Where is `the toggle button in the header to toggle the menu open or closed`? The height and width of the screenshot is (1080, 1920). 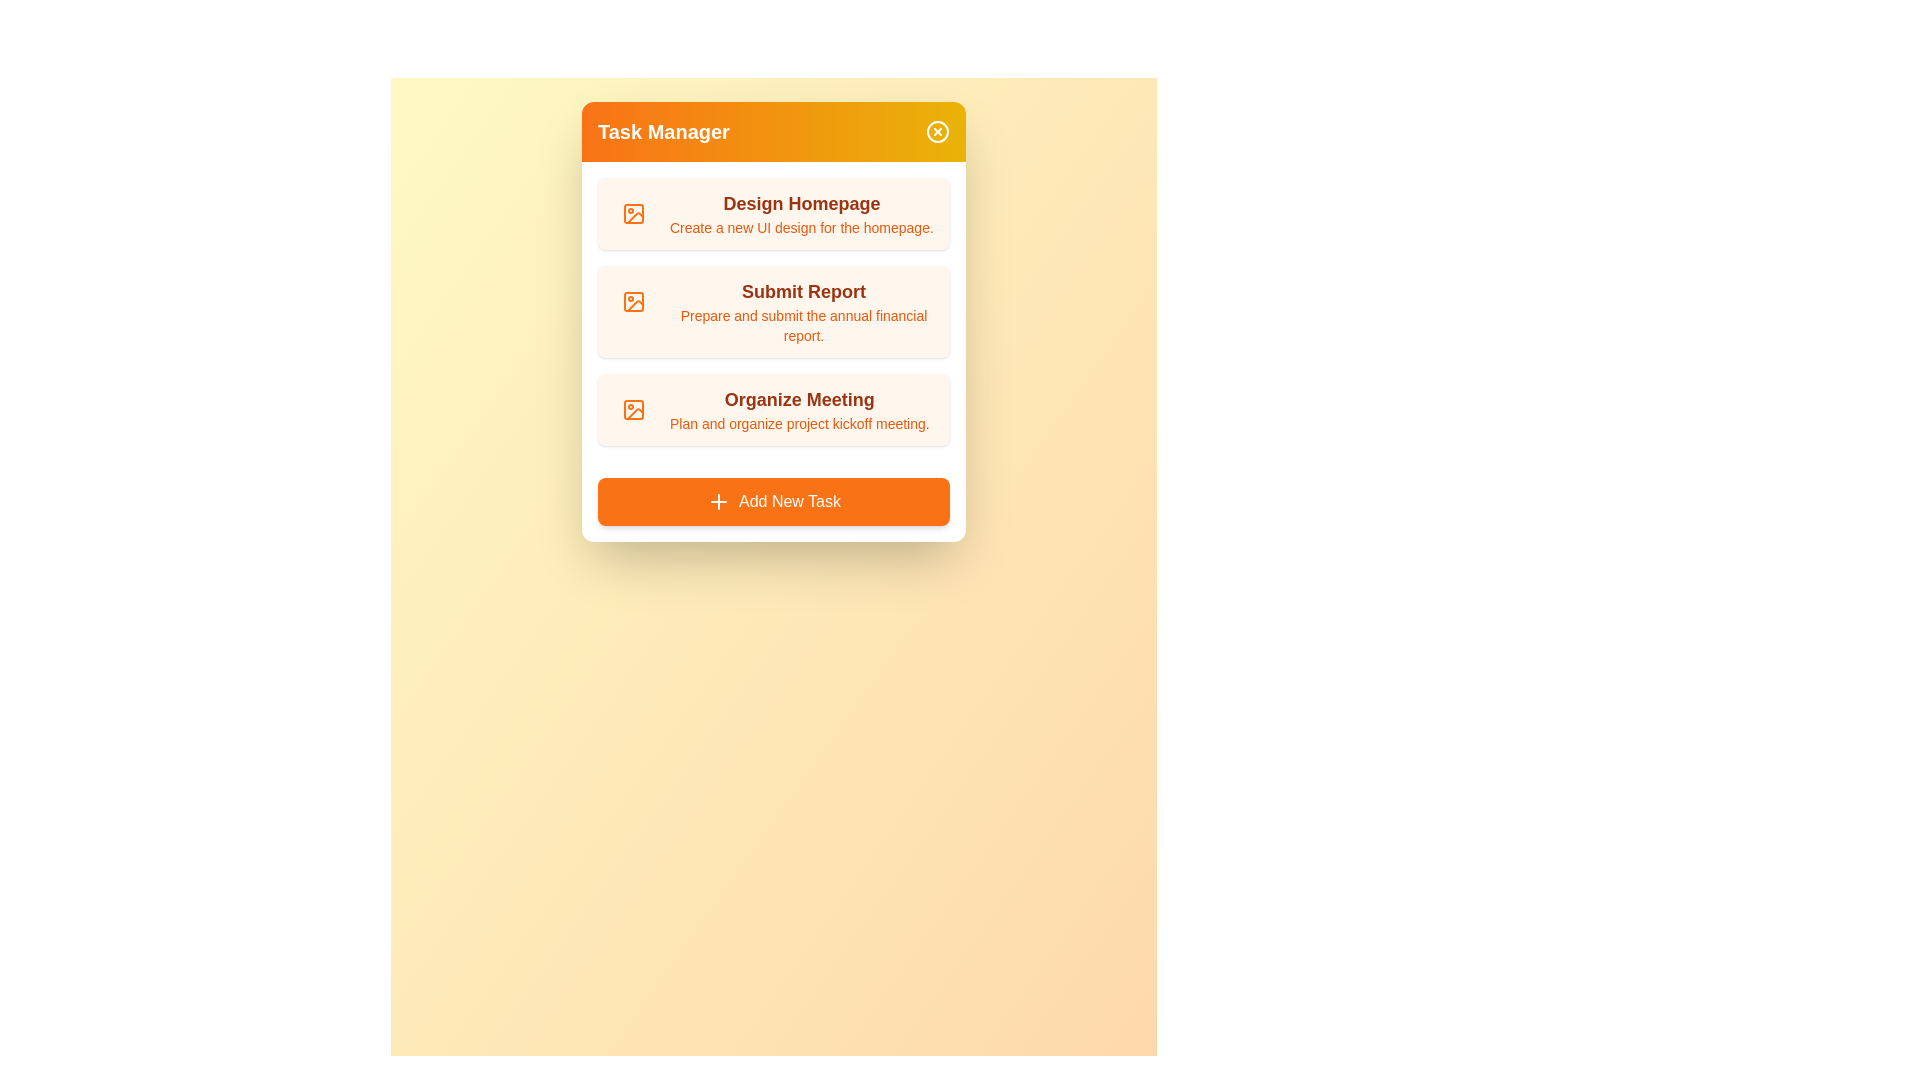 the toggle button in the header to toggle the menu open or closed is located at coordinates (936, 131).